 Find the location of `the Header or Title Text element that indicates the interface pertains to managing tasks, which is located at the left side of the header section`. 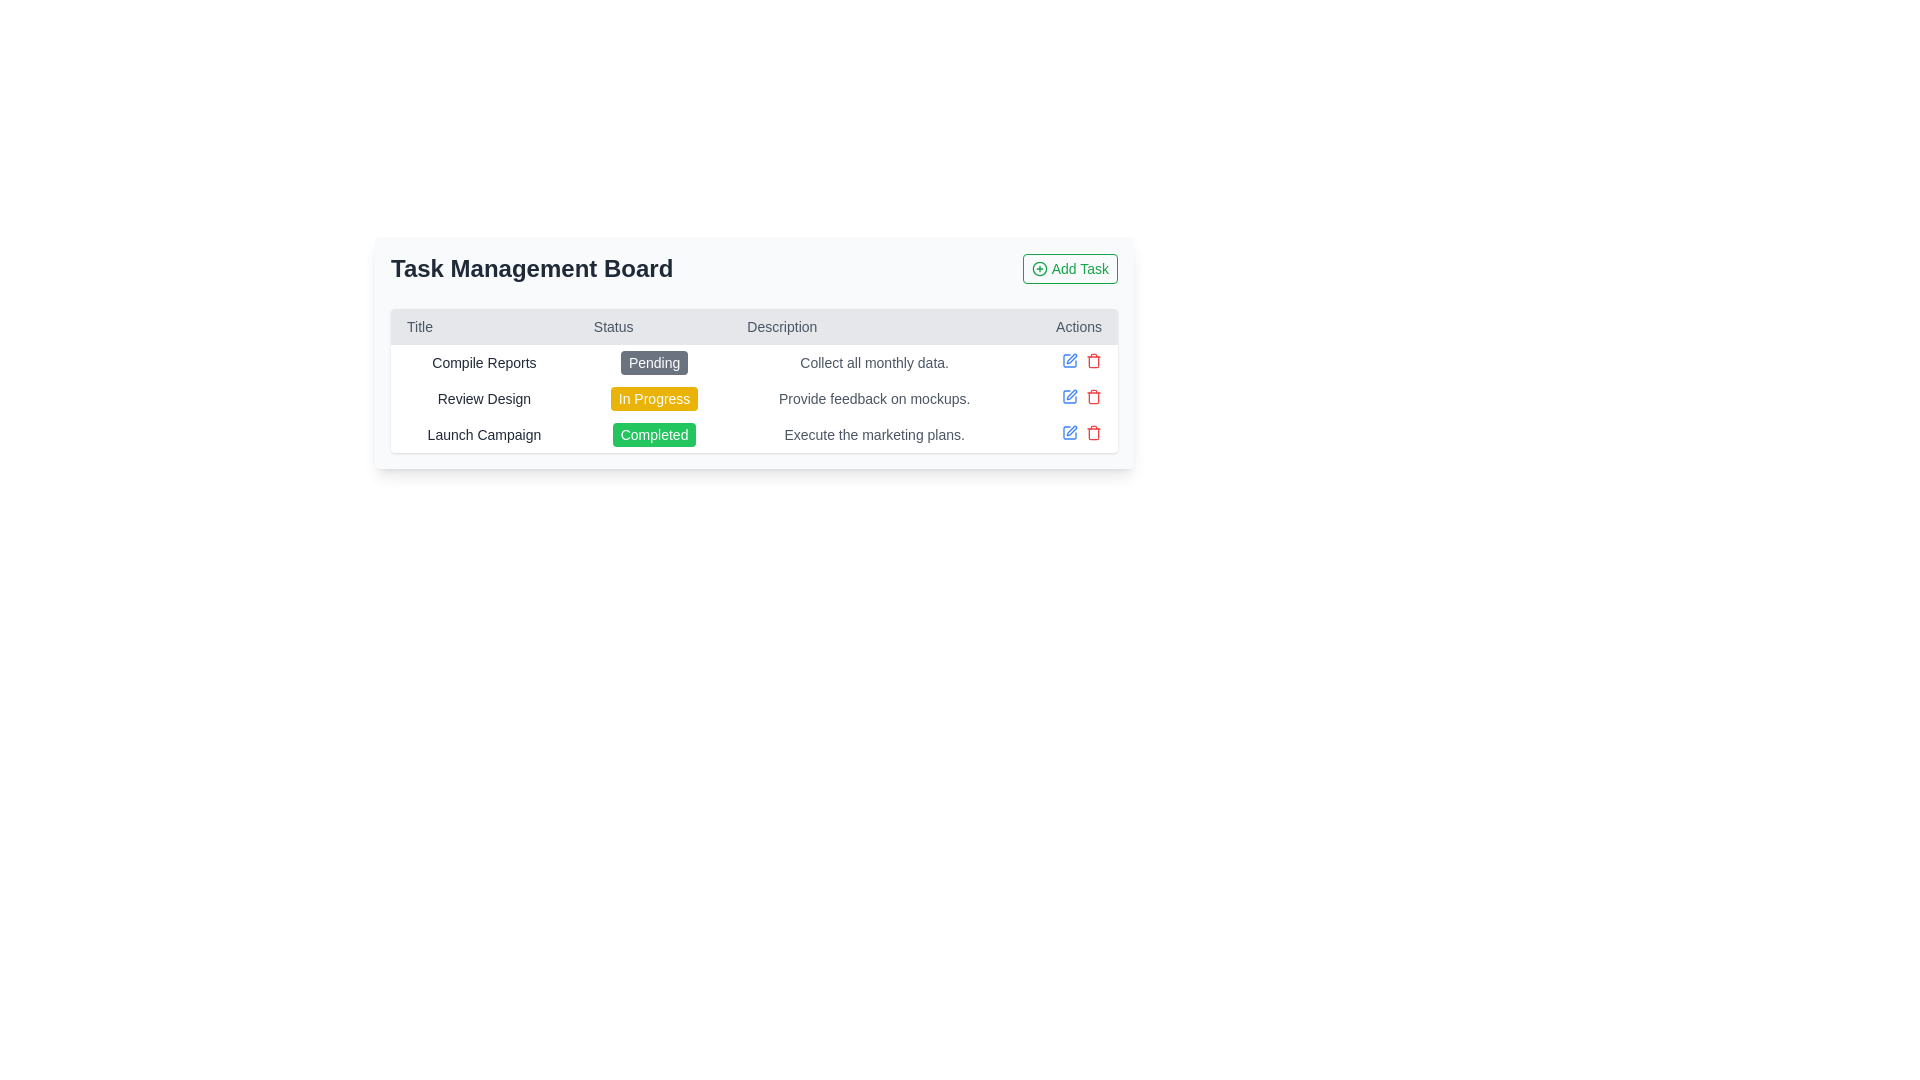

the Header or Title Text element that indicates the interface pertains to managing tasks, which is located at the left side of the header section is located at coordinates (532, 268).